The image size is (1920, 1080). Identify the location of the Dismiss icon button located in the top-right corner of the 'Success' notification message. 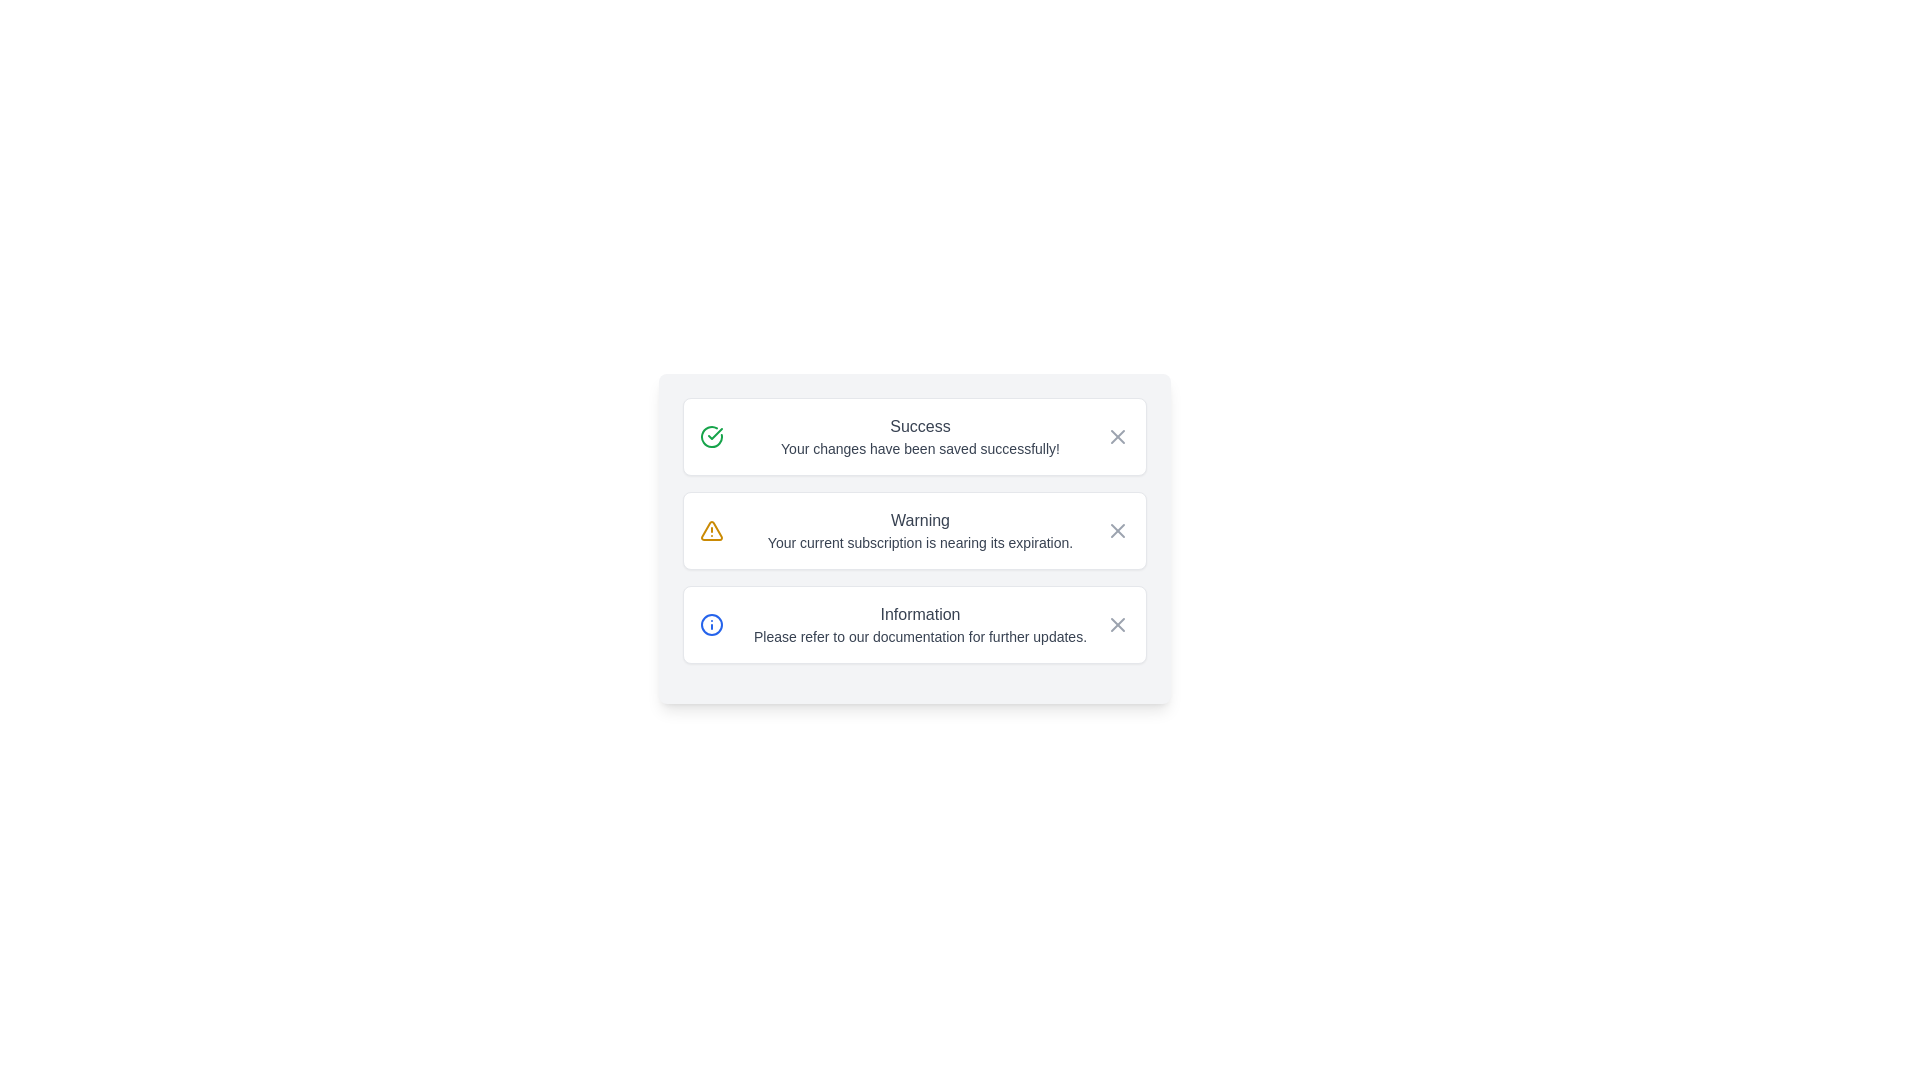
(1116, 435).